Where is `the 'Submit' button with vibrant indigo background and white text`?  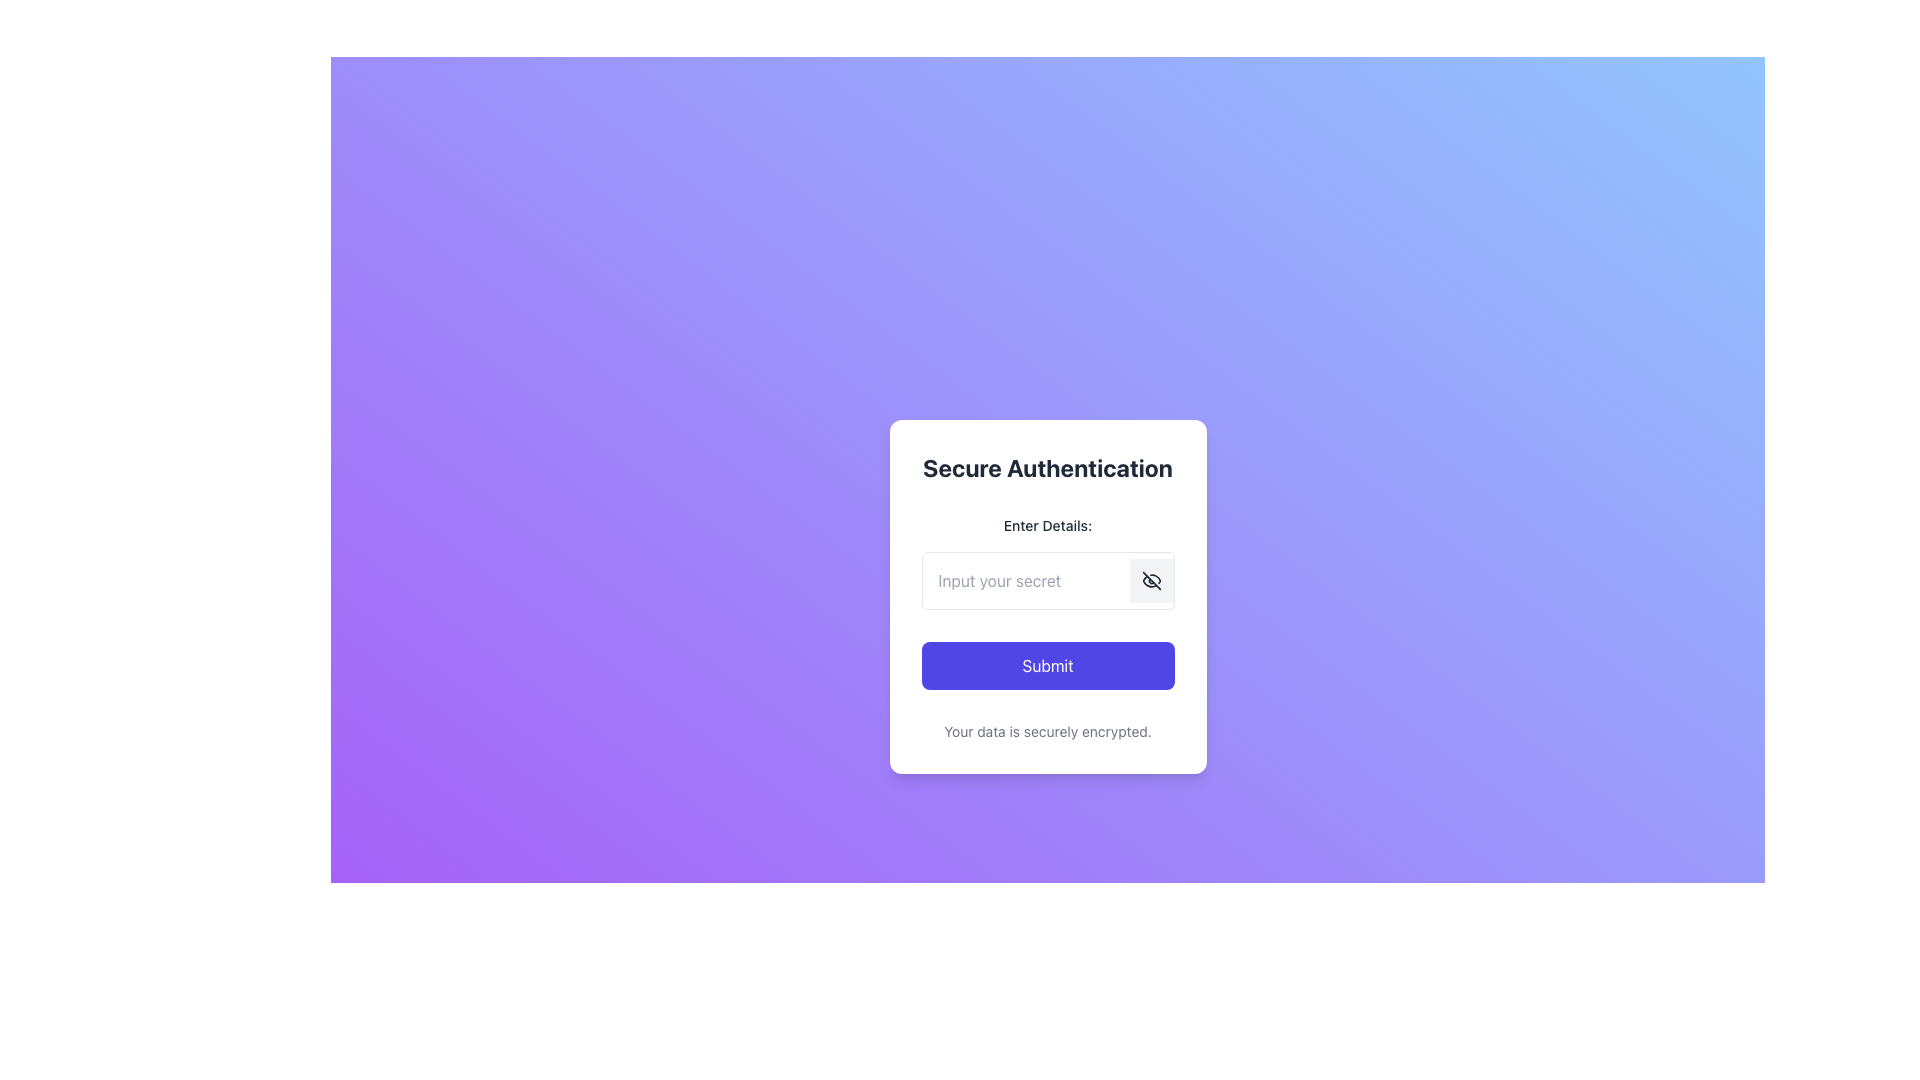
the 'Submit' button with vibrant indigo background and white text is located at coordinates (1046, 666).